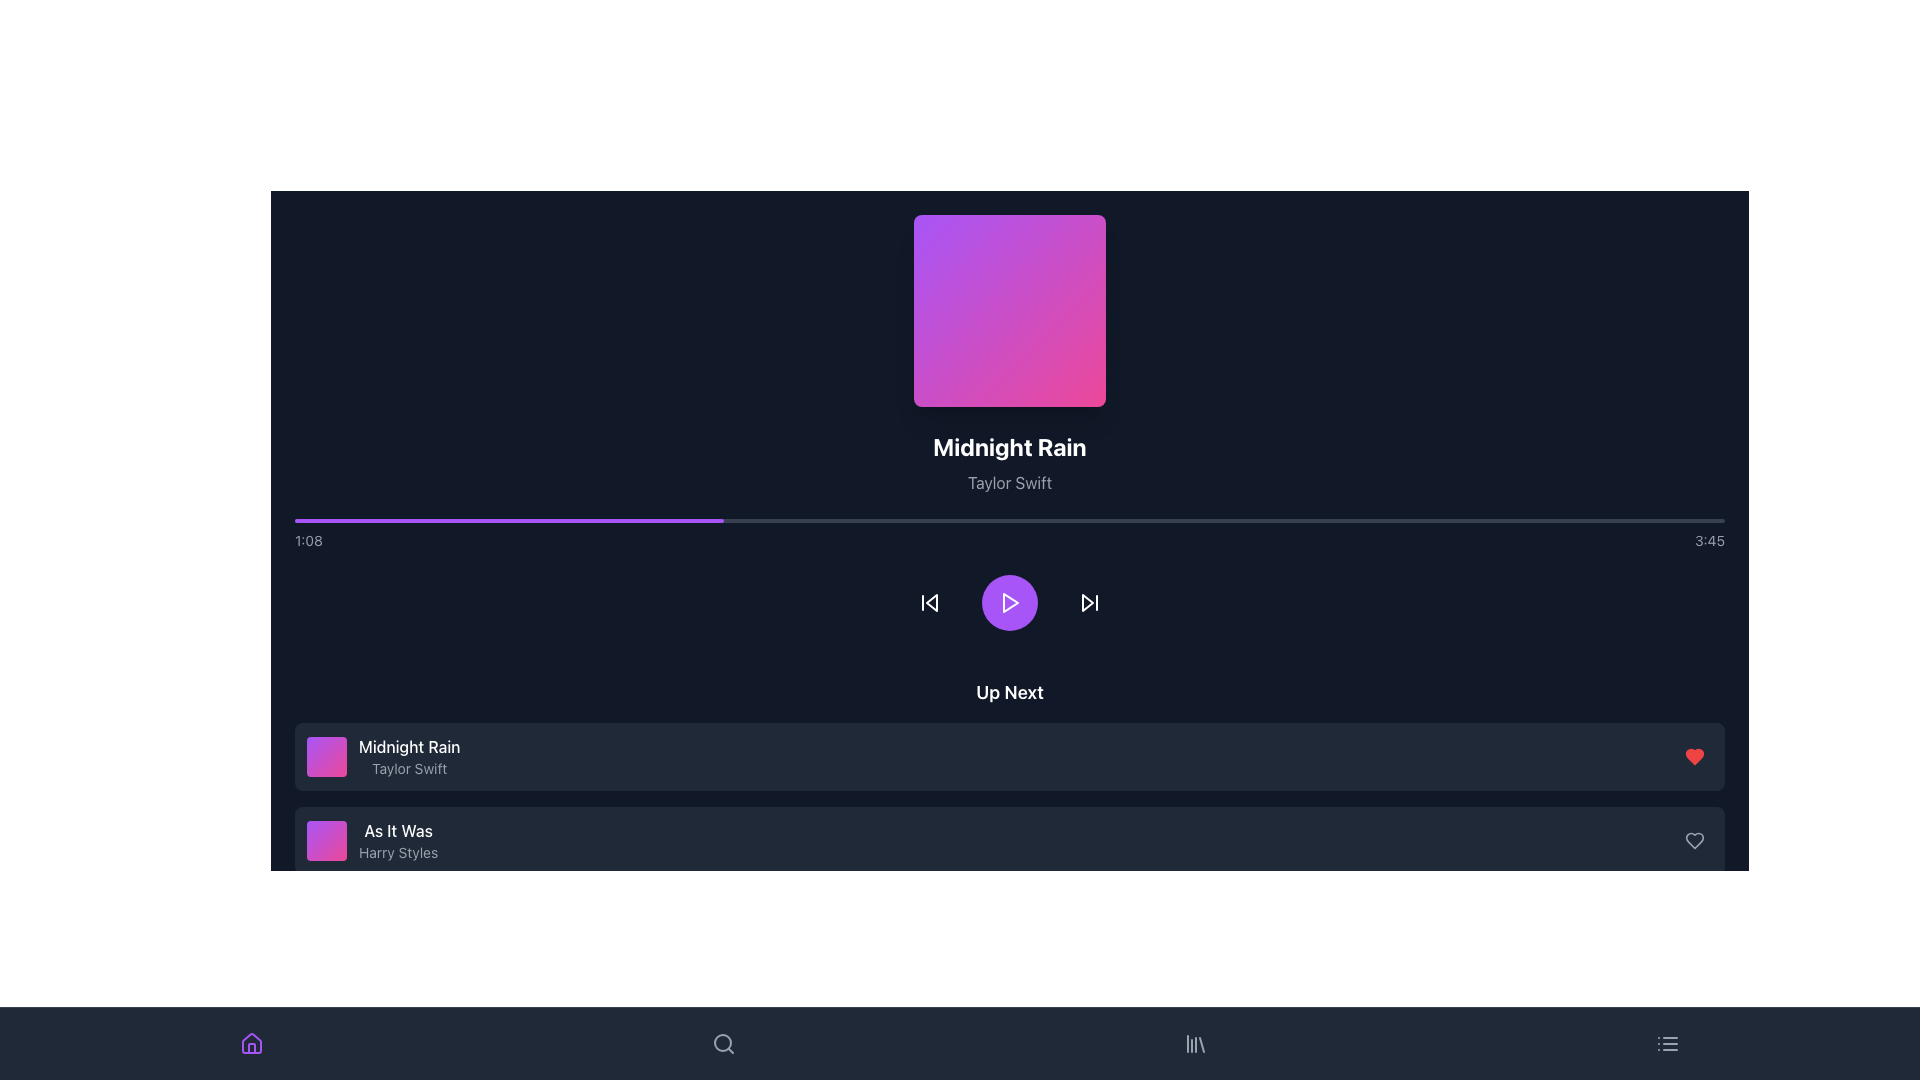 The image size is (1920, 1080). What do you see at coordinates (1009, 1009) in the screenshot?
I see `the search button located in the bottom navigation bar, which is the second button from the left` at bounding box center [1009, 1009].